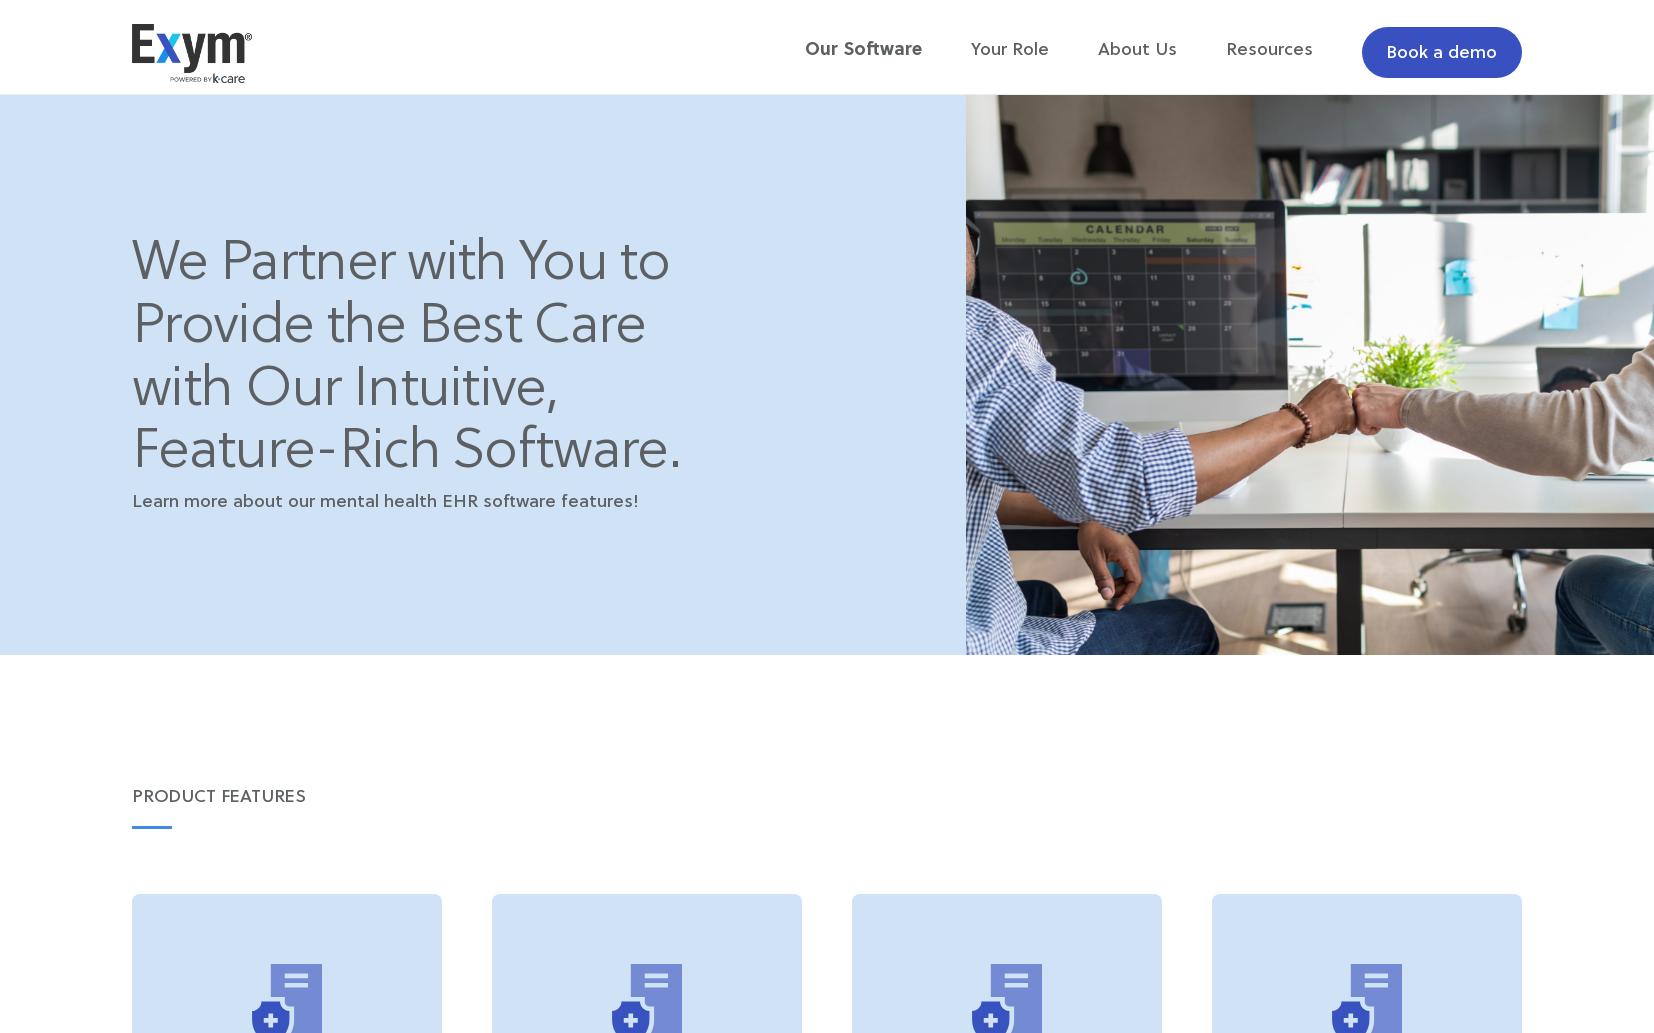 This screenshot has width=1654, height=1033. Describe the element at coordinates (1142, 182) in the screenshot. I see `'Support + Training'` at that location.